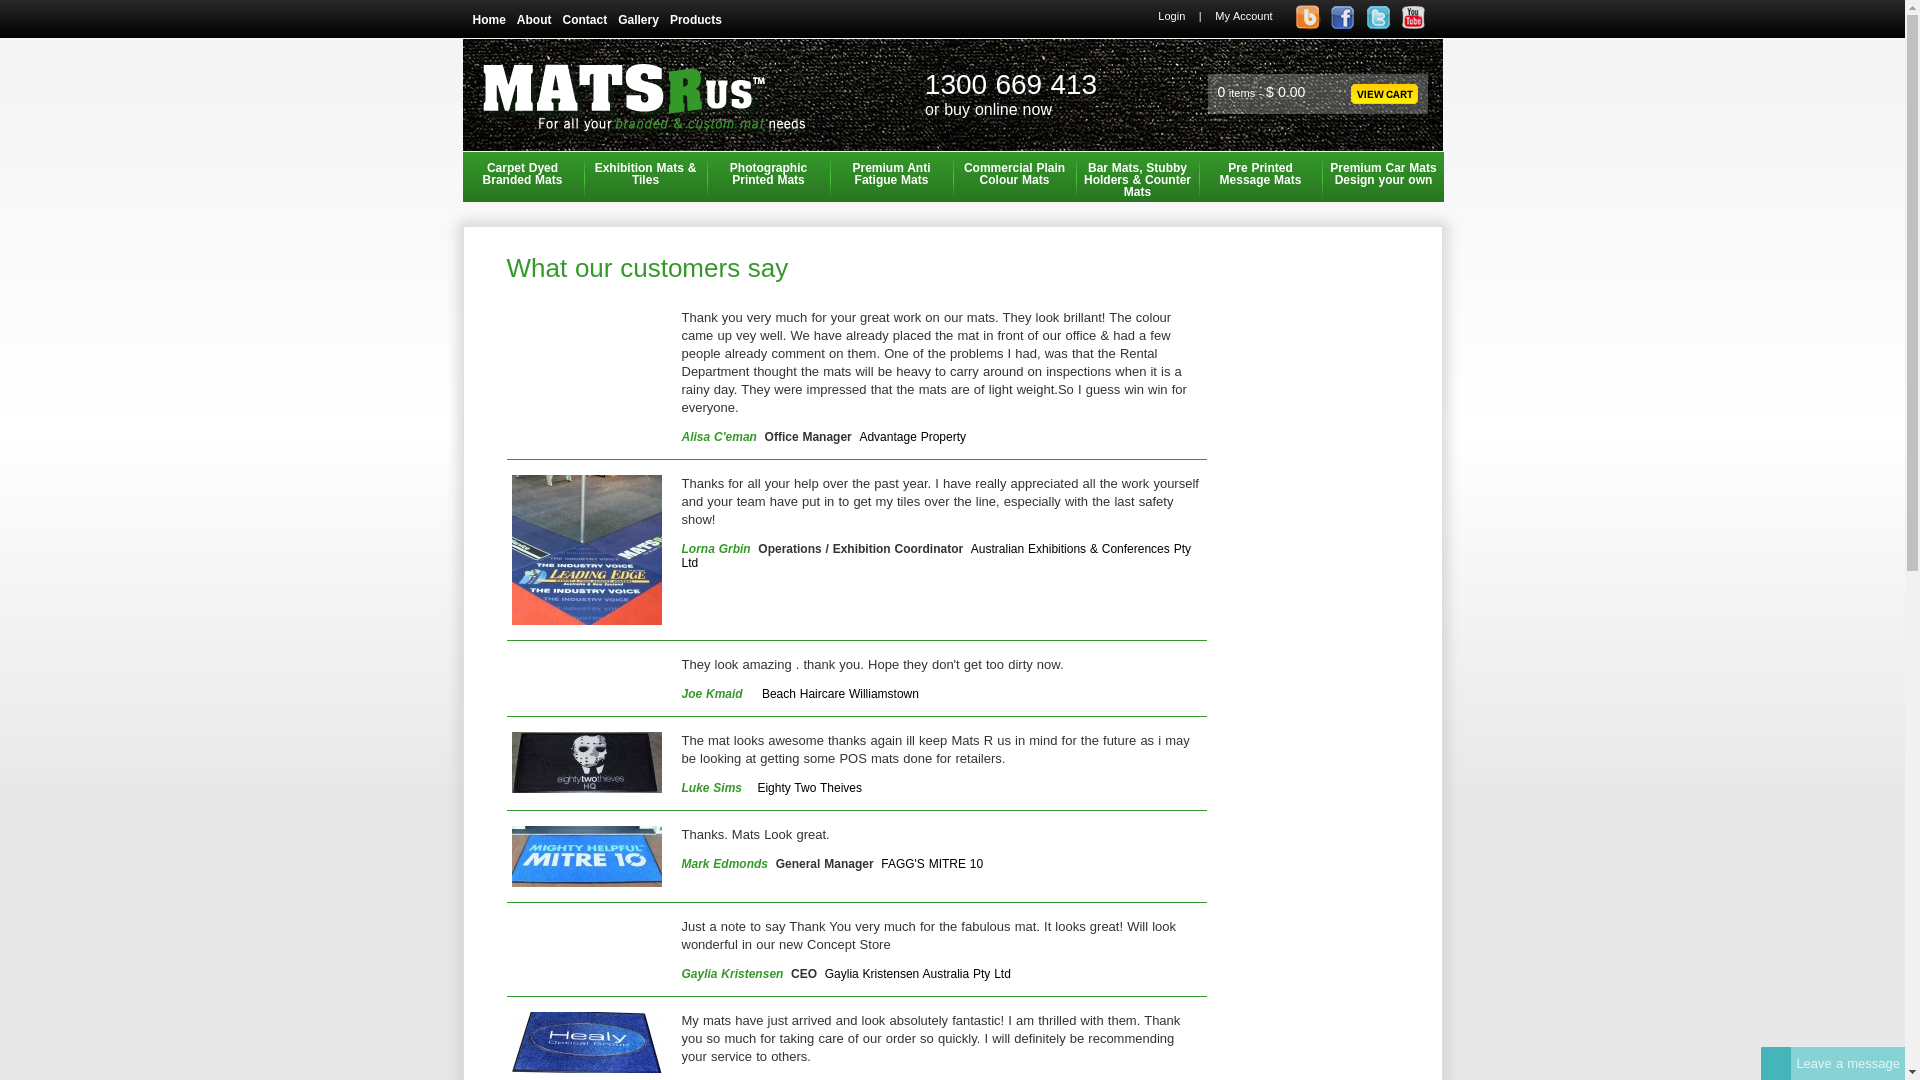  Describe the element at coordinates (1137, 176) in the screenshot. I see `'Bar Mats, Stubby Holders & Counter Mats'` at that location.